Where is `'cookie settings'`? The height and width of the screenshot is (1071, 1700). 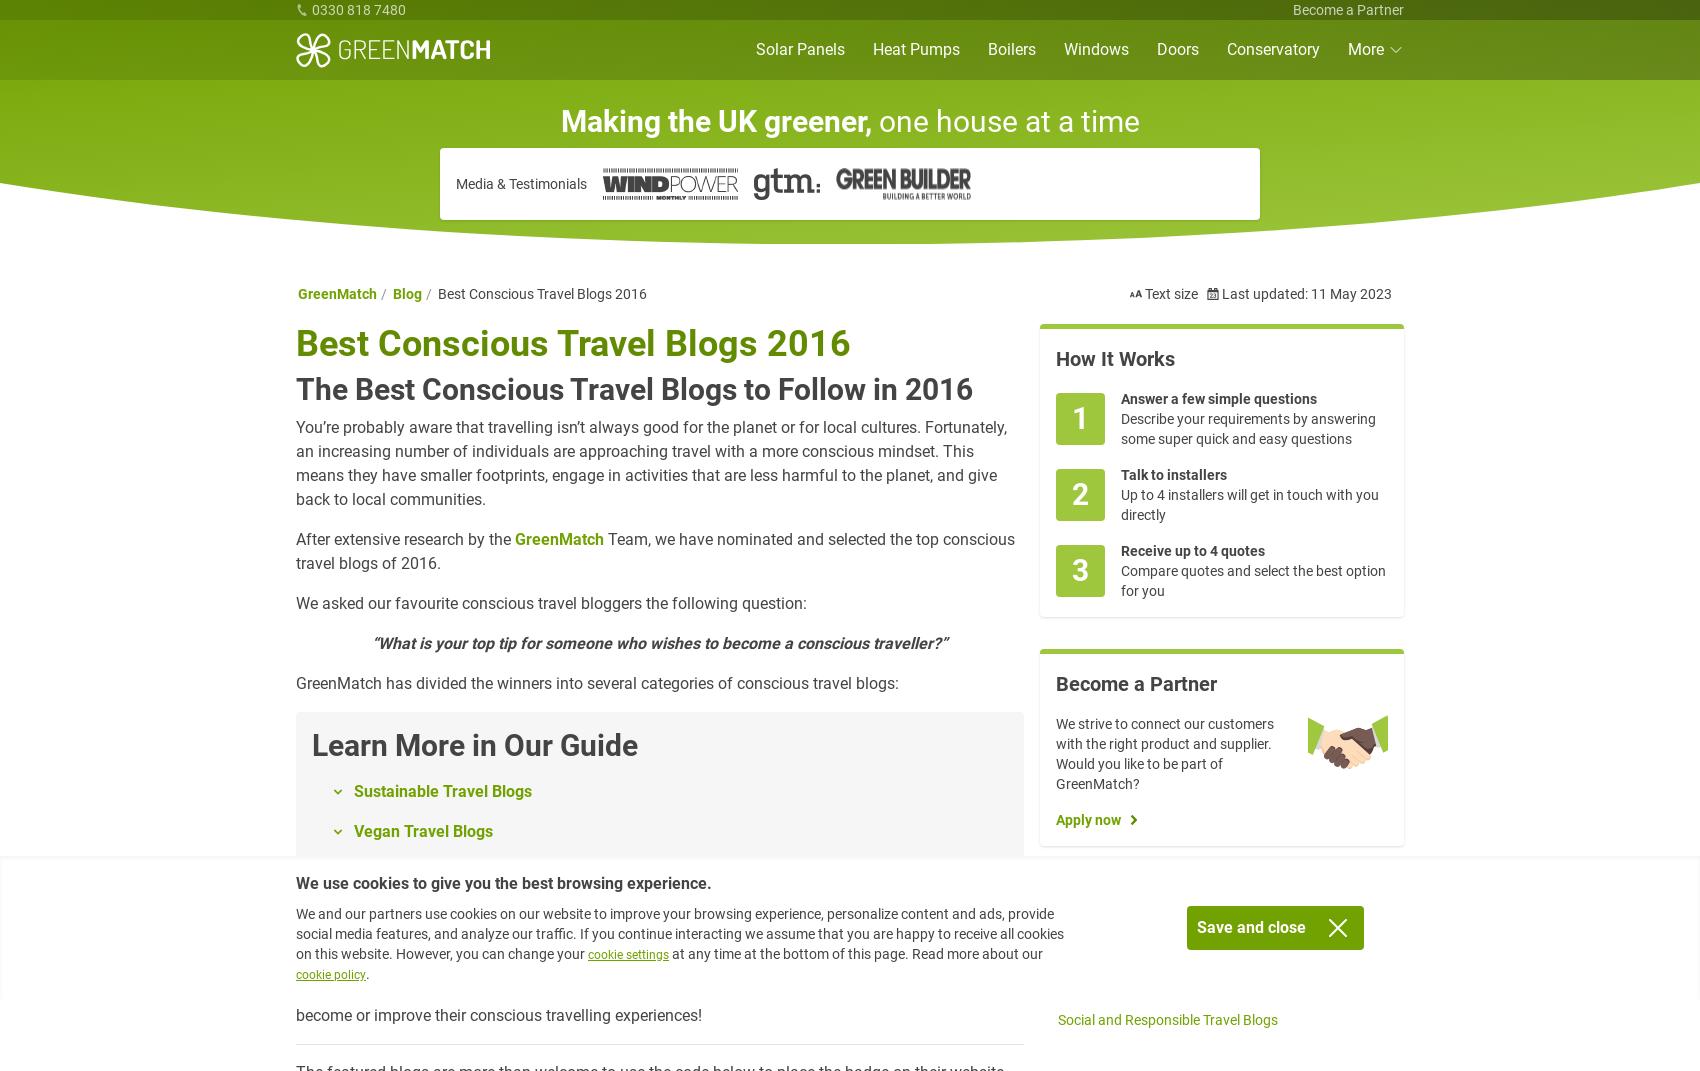 'cookie settings' is located at coordinates (587, 953).